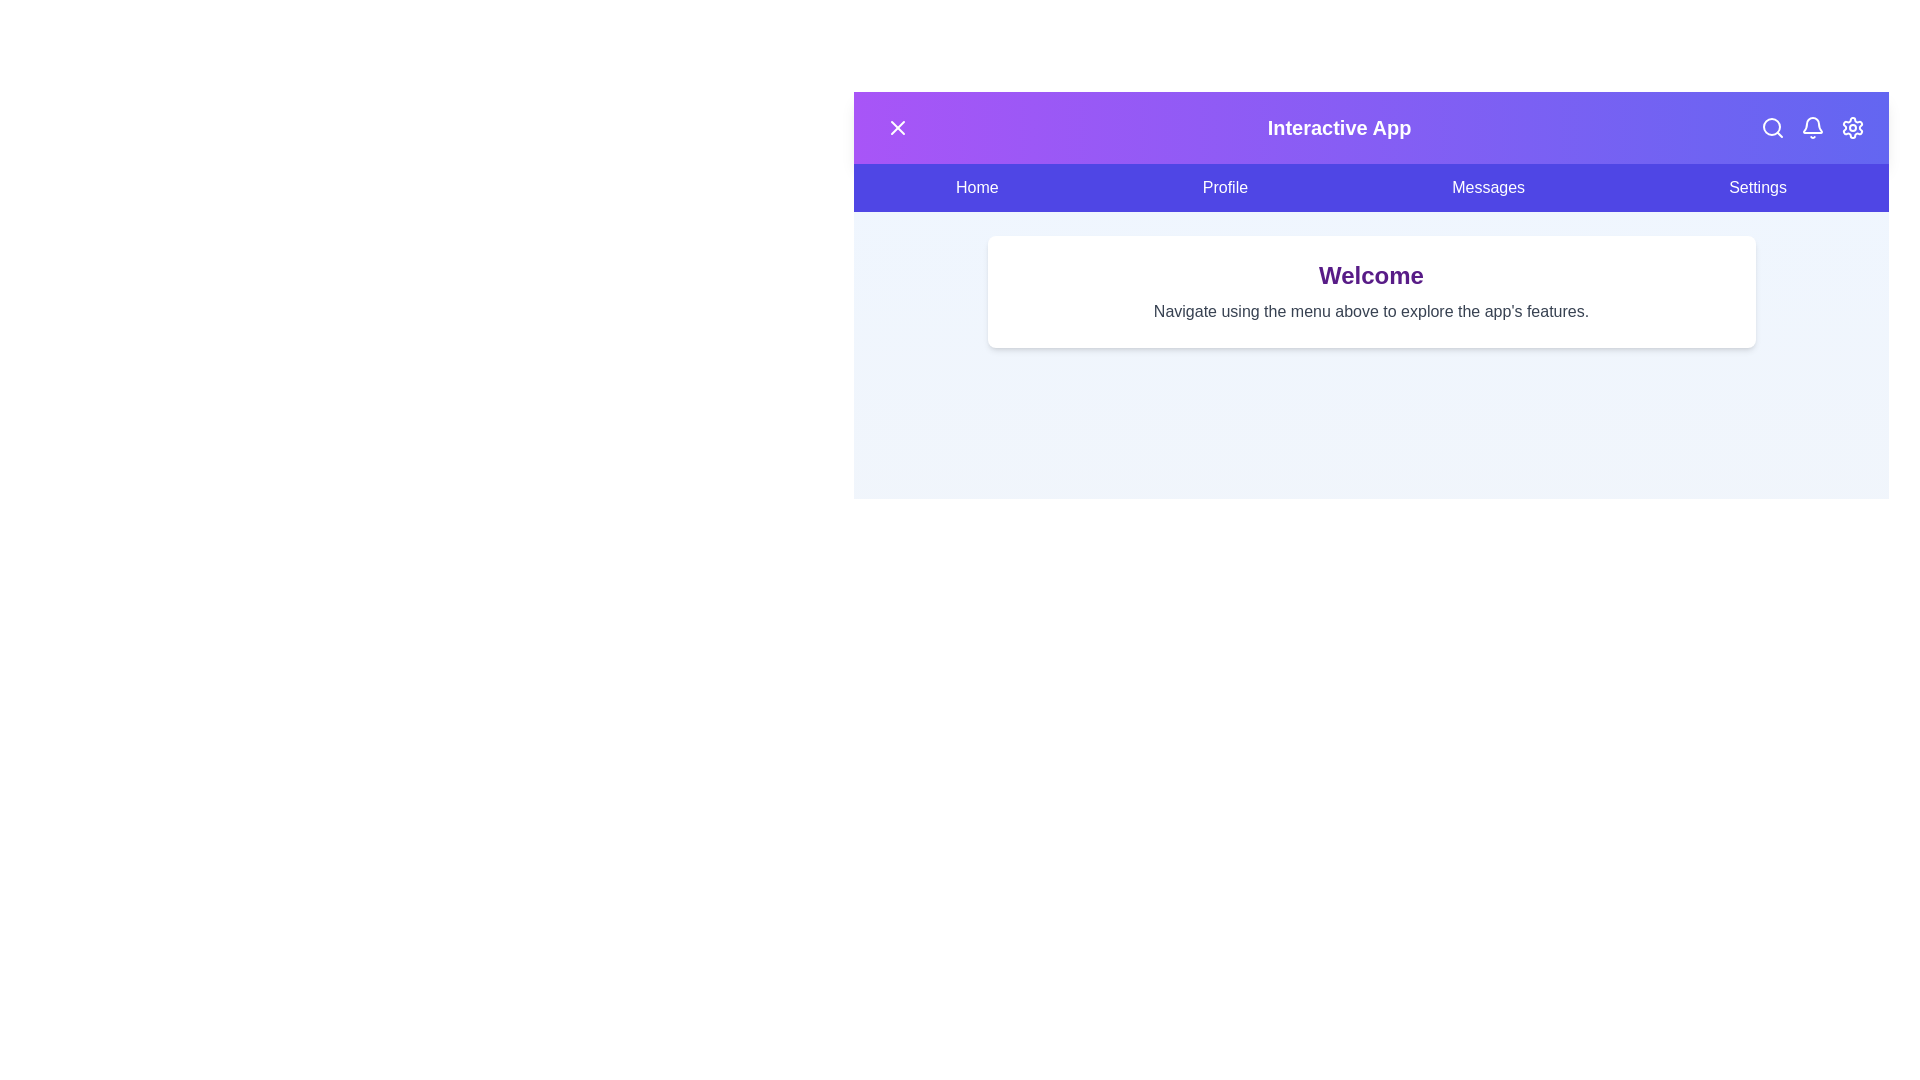  Describe the element at coordinates (896, 127) in the screenshot. I see `the menu button to toggle the menu state` at that location.